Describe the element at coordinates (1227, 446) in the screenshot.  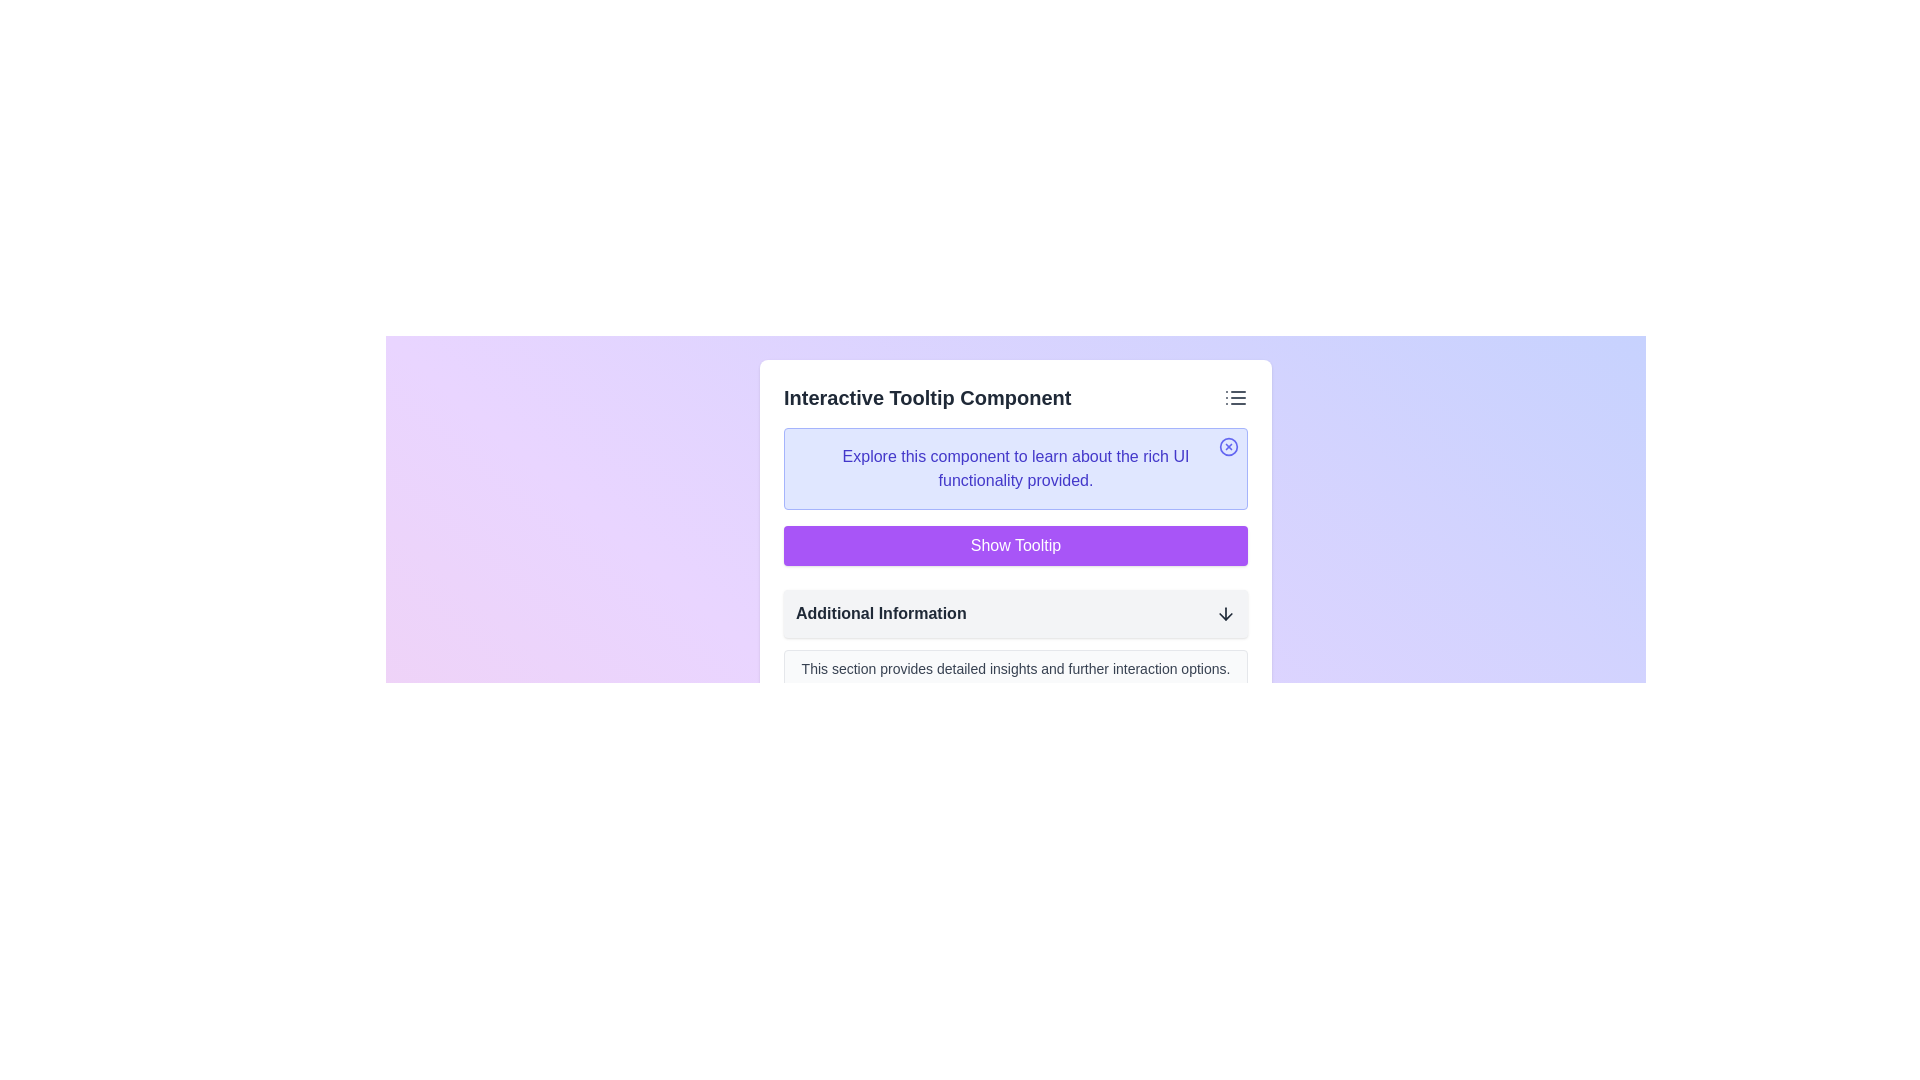
I see `the close or dismiss button located in the top-right corner of the panel to observe any hover effects` at that location.